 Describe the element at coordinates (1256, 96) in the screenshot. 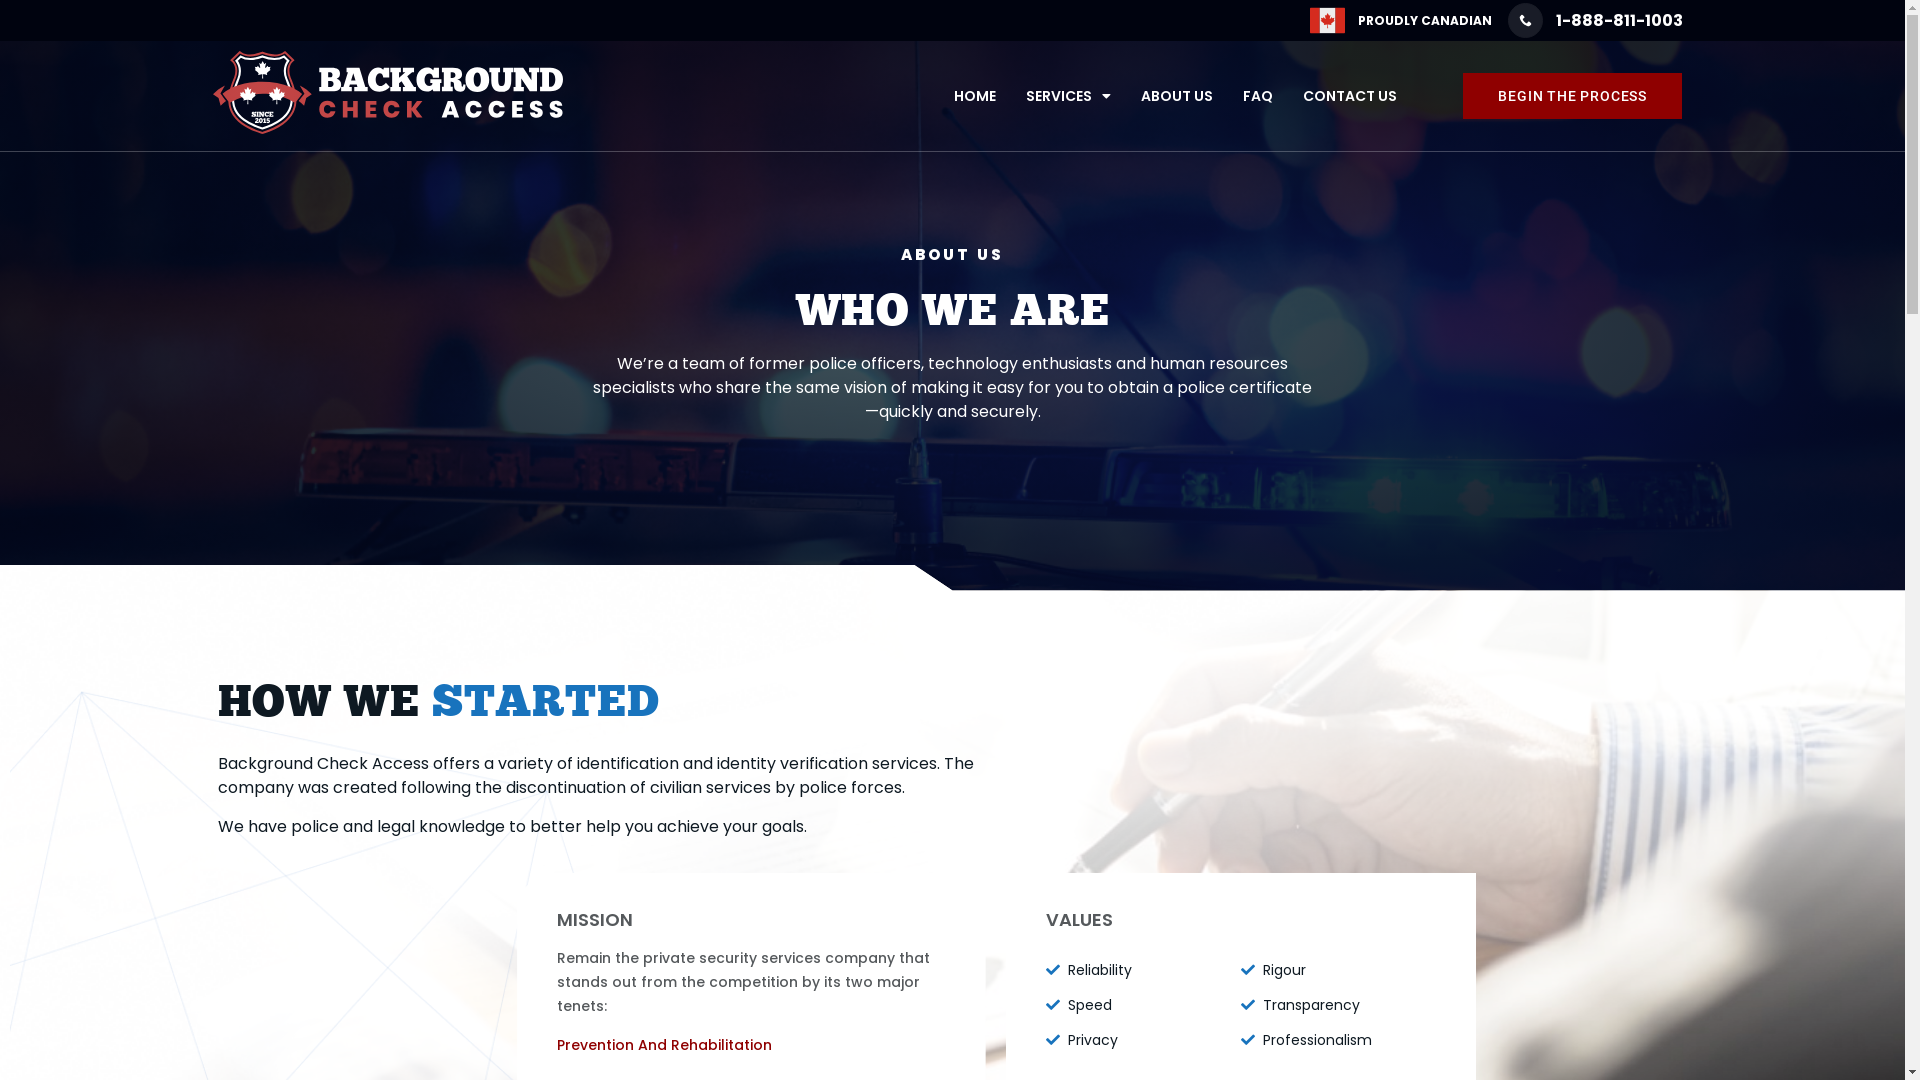

I see `'FAQ'` at that location.